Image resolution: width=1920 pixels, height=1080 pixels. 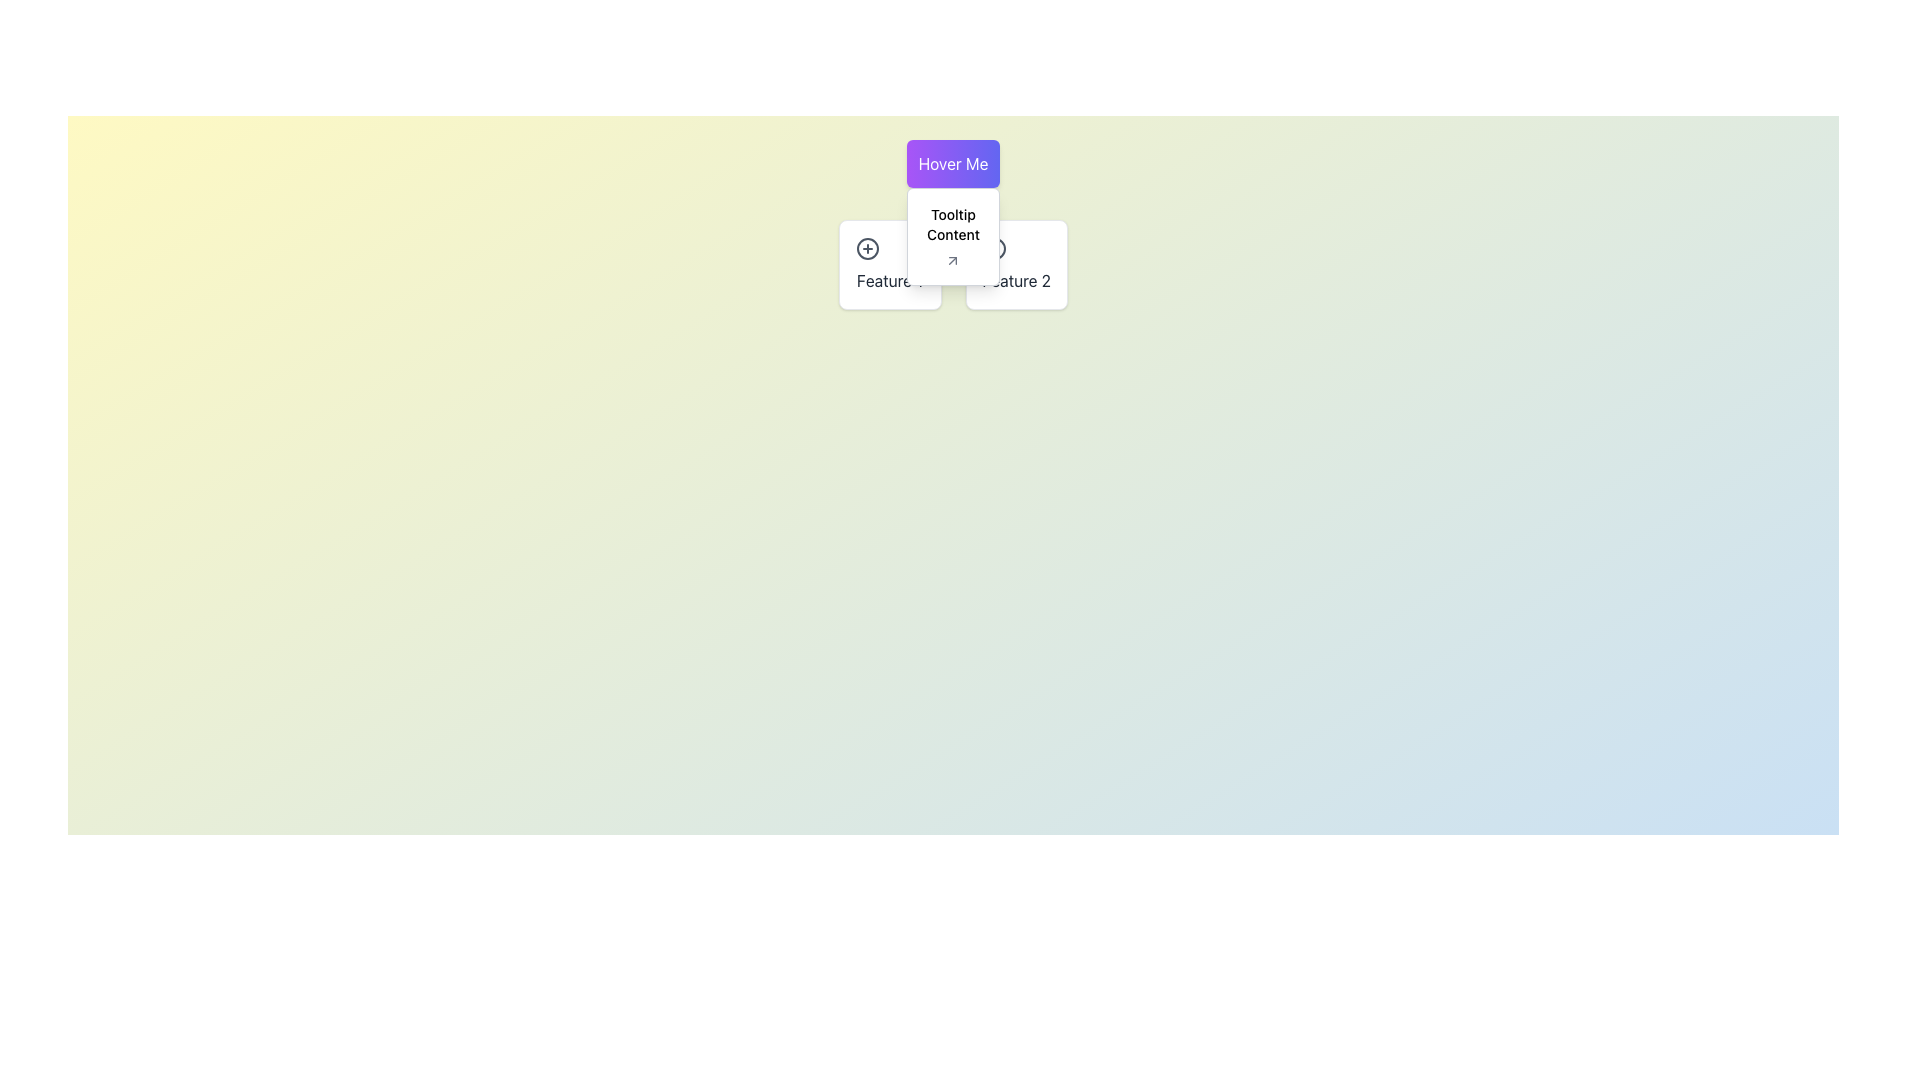 What do you see at coordinates (994, 248) in the screenshot?
I see `the SVG Circle Element that serves as an icon or visual cue within the tooltip-like popup next to the 'Hover Me' button` at bounding box center [994, 248].